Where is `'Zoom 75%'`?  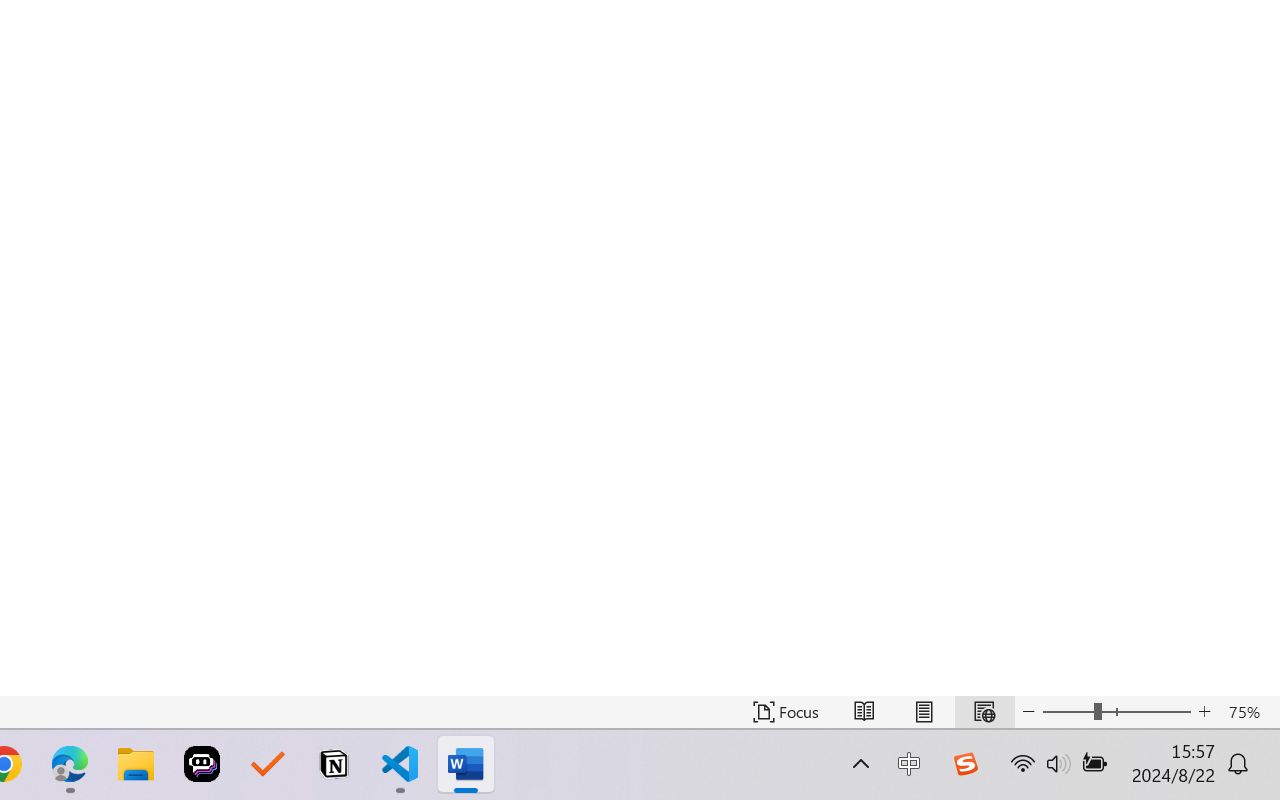
'Zoom 75%' is located at coordinates (1248, 711).